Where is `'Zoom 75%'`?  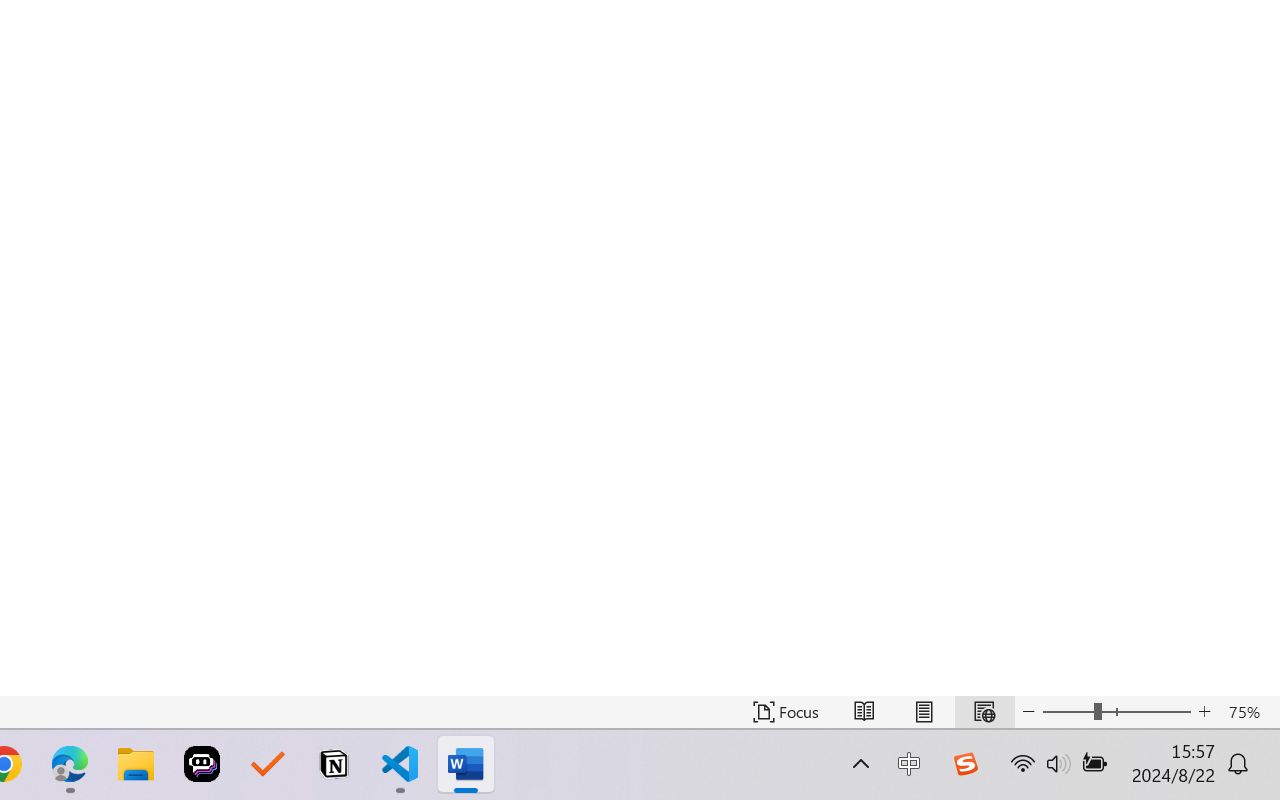
'Zoom 75%' is located at coordinates (1248, 711).